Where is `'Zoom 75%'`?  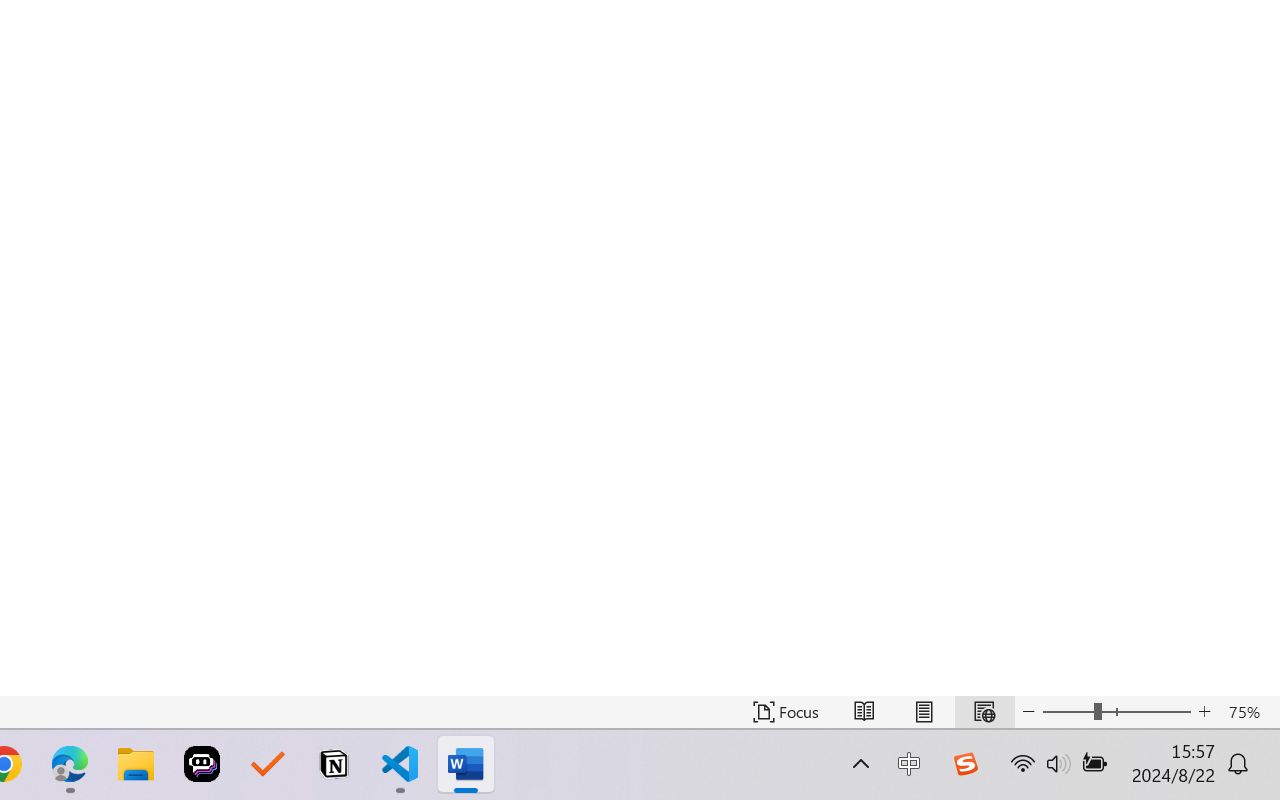
'Zoom 75%' is located at coordinates (1248, 711).